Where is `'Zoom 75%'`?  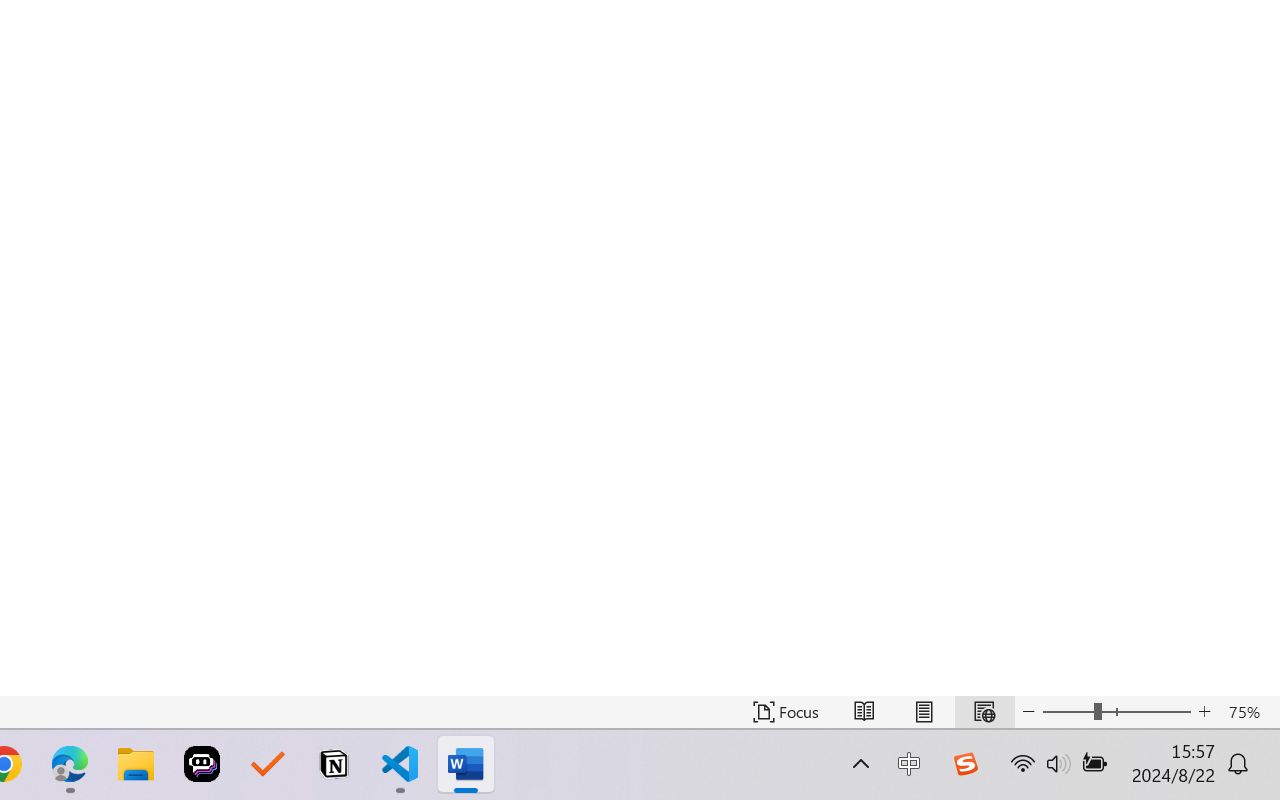
'Zoom 75%' is located at coordinates (1248, 711).